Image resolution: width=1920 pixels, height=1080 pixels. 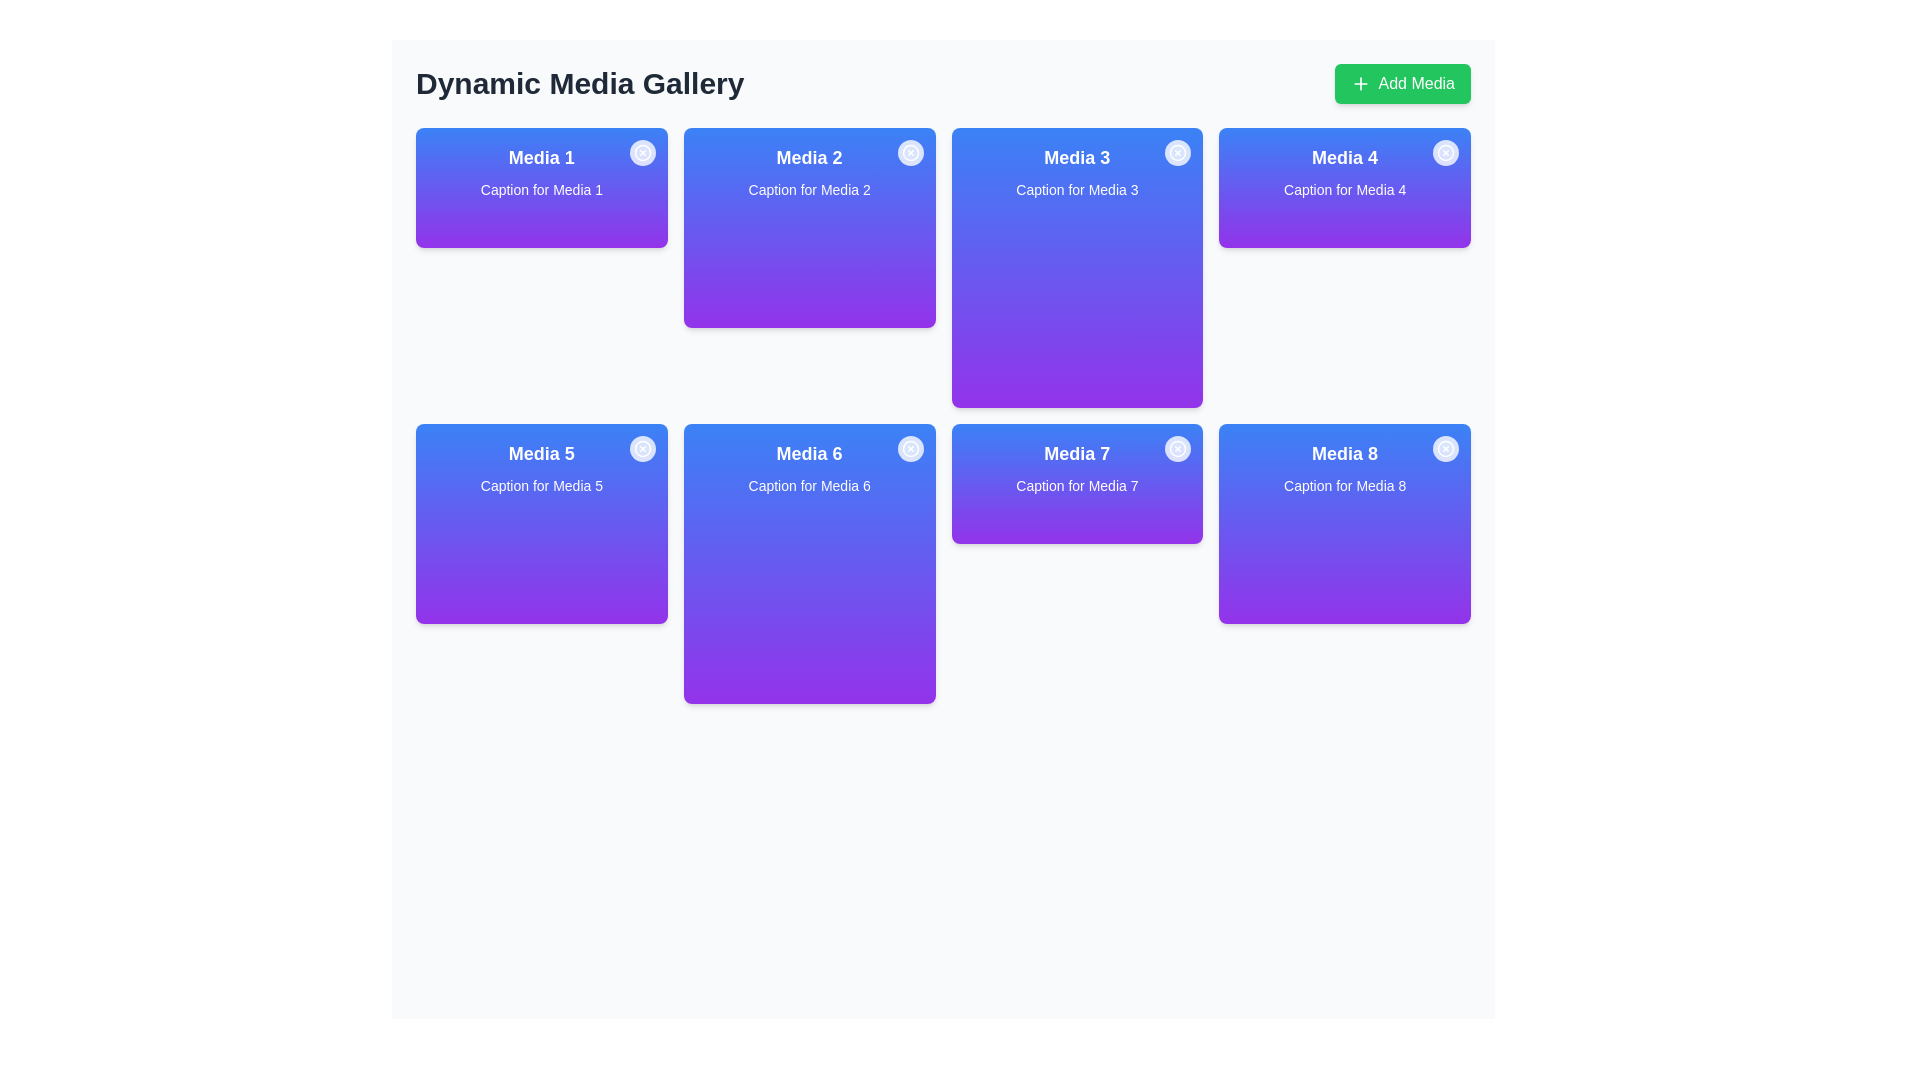 What do you see at coordinates (541, 189) in the screenshot?
I see `the static text element that provides additional descriptive information for 'Media 1', located within the card labeled 'Media 1'` at bounding box center [541, 189].